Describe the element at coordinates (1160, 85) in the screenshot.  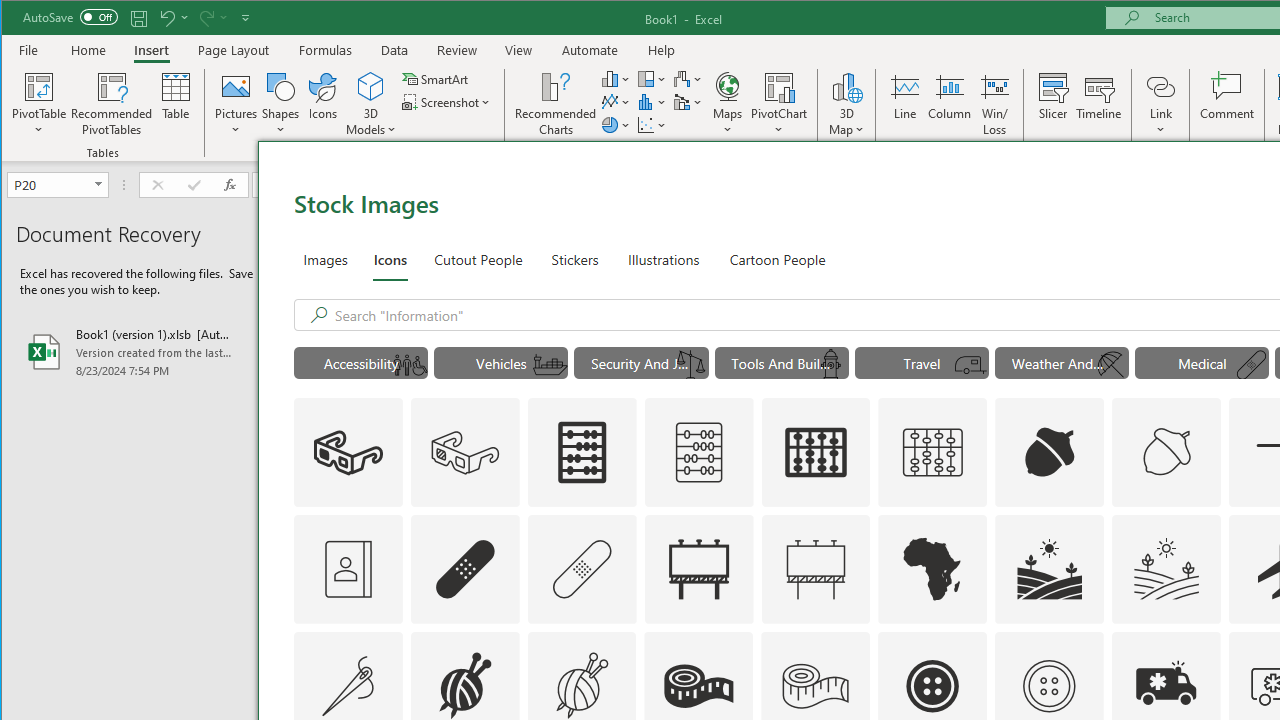
I see `'Link'` at that location.